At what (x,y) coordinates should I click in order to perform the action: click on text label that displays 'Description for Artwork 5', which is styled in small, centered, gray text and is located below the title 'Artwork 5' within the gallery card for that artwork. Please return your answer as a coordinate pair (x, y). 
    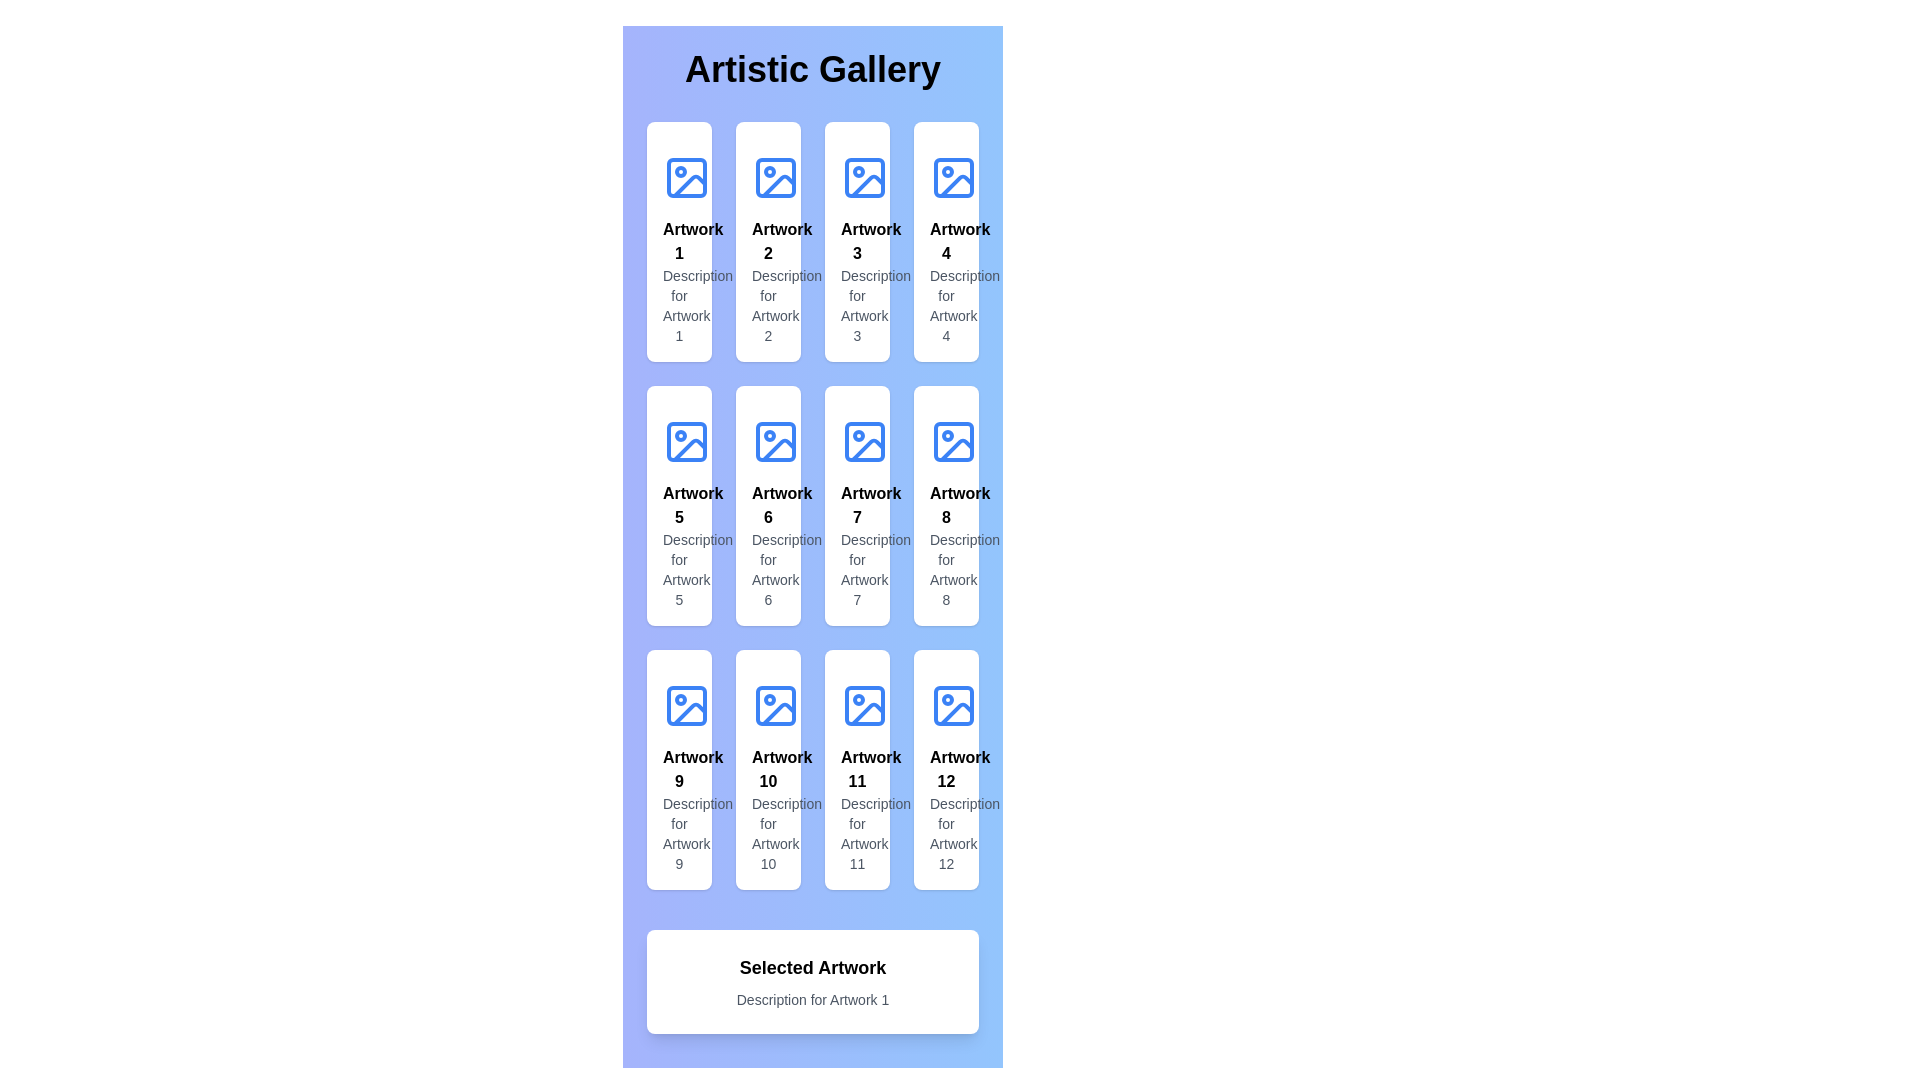
    Looking at the image, I should click on (679, 570).